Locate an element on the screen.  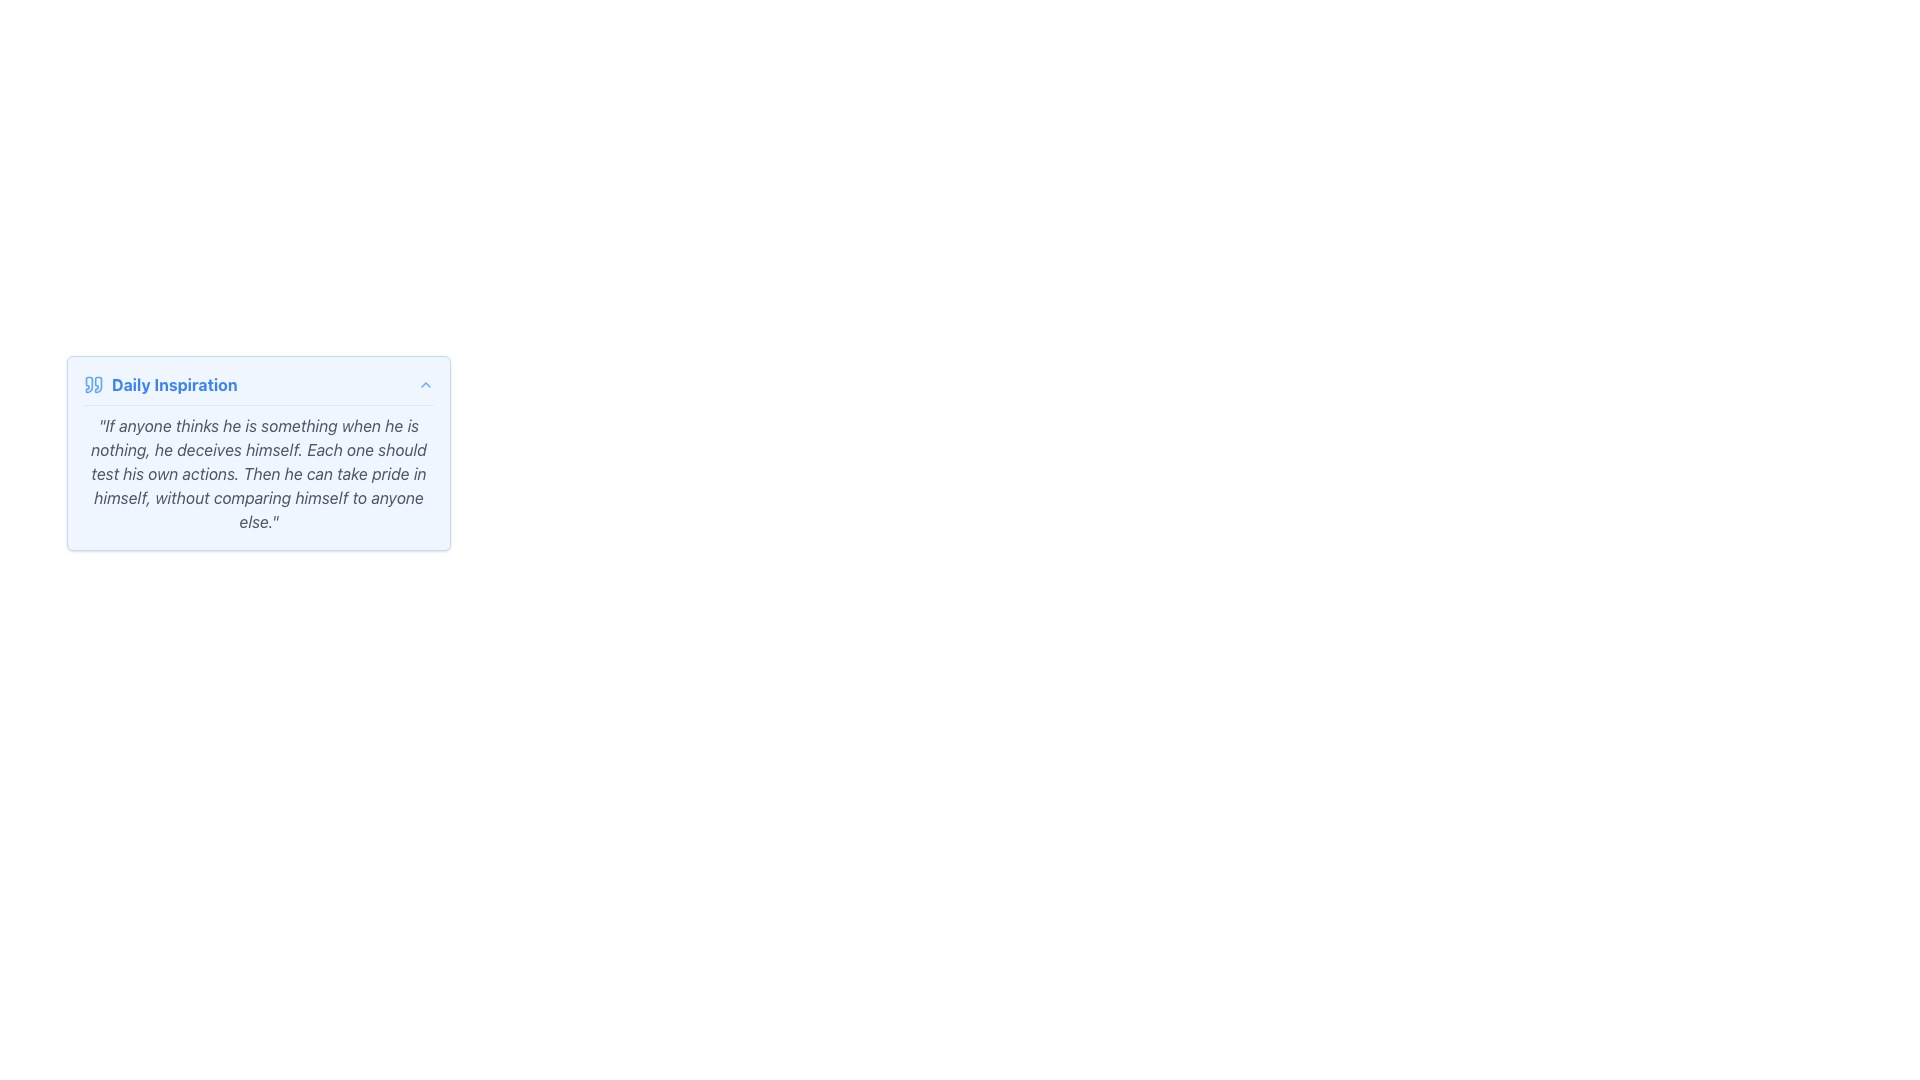
the right-side quote shape of the SVG icon in the 'Daily Inspiration' widget, which has a blue stroke color and is positioned slightly higher than the left-side quote shape is located at coordinates (97, 385).